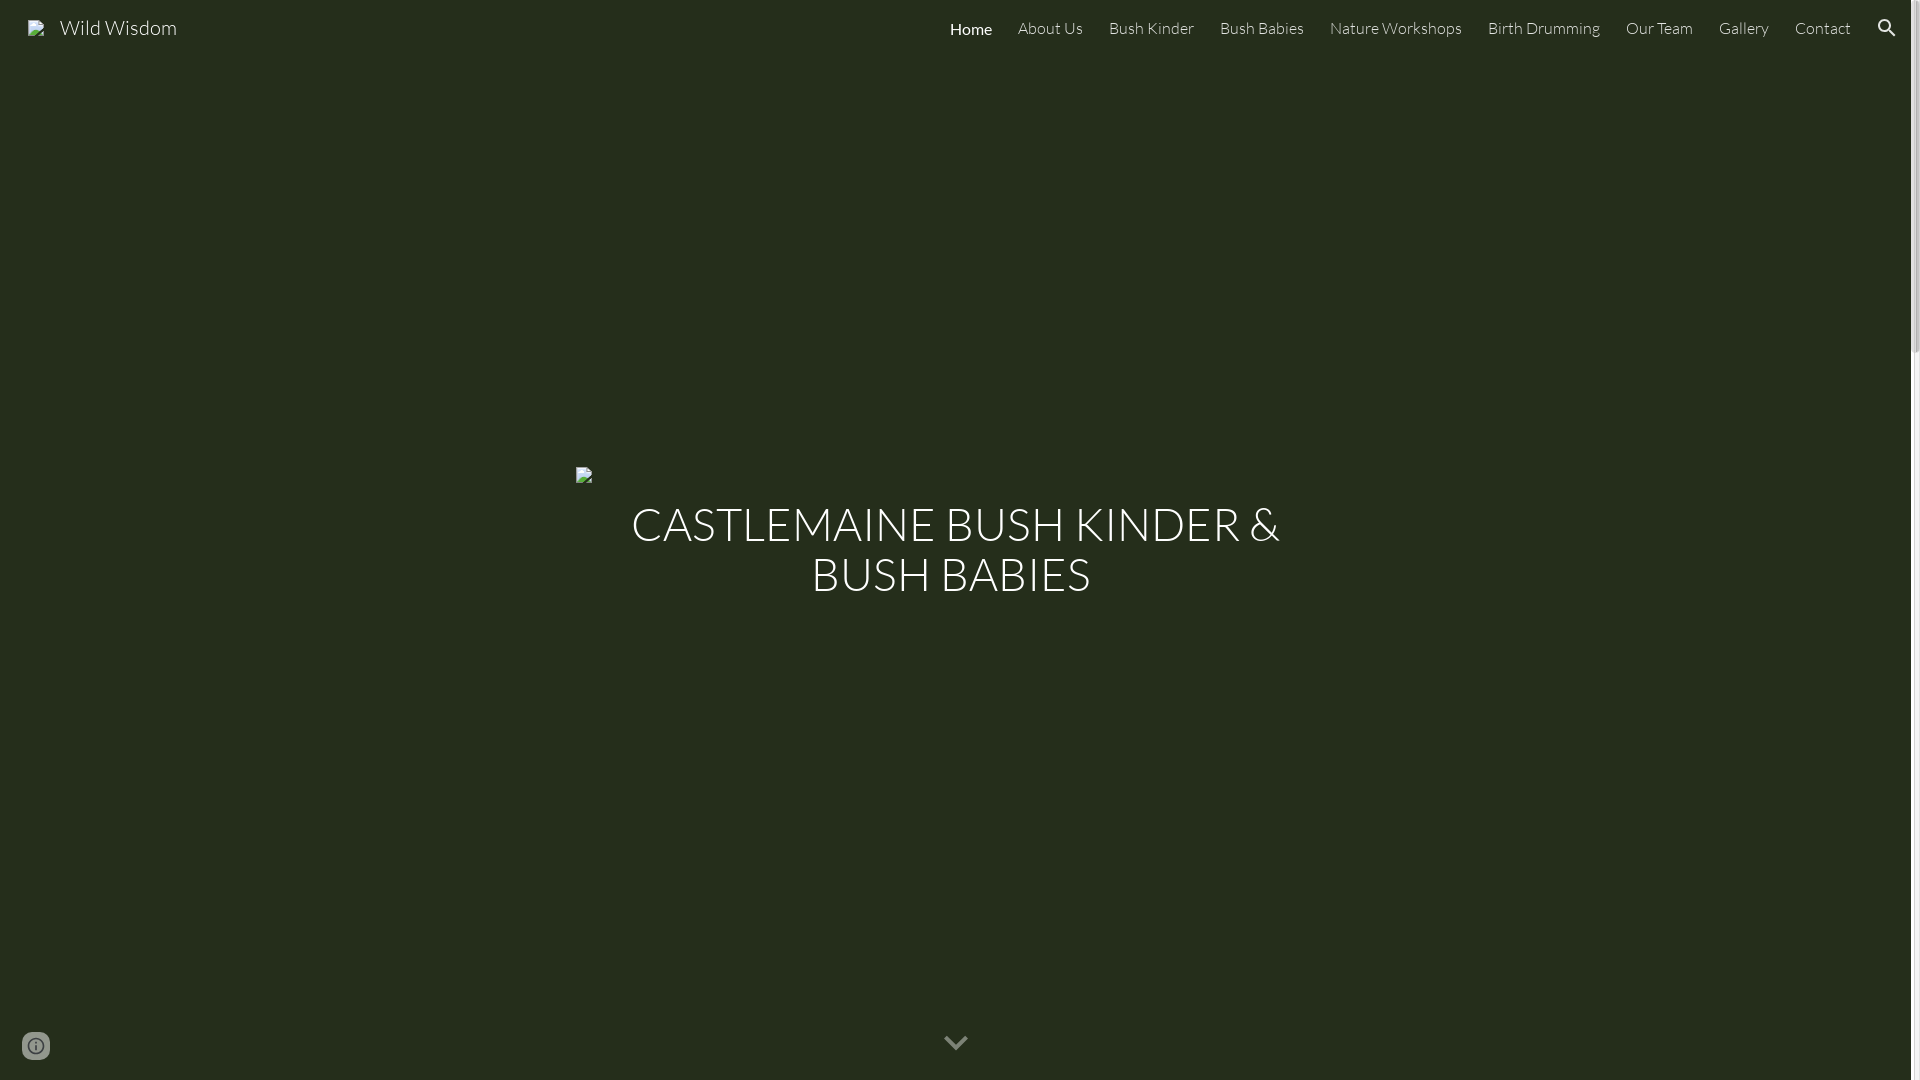 This screenshot has width=1920, height=1080. What do you see at coordinates (1049, 27) in the screenshot?
I see `'About Us'` at bounding box center [1049, 27].